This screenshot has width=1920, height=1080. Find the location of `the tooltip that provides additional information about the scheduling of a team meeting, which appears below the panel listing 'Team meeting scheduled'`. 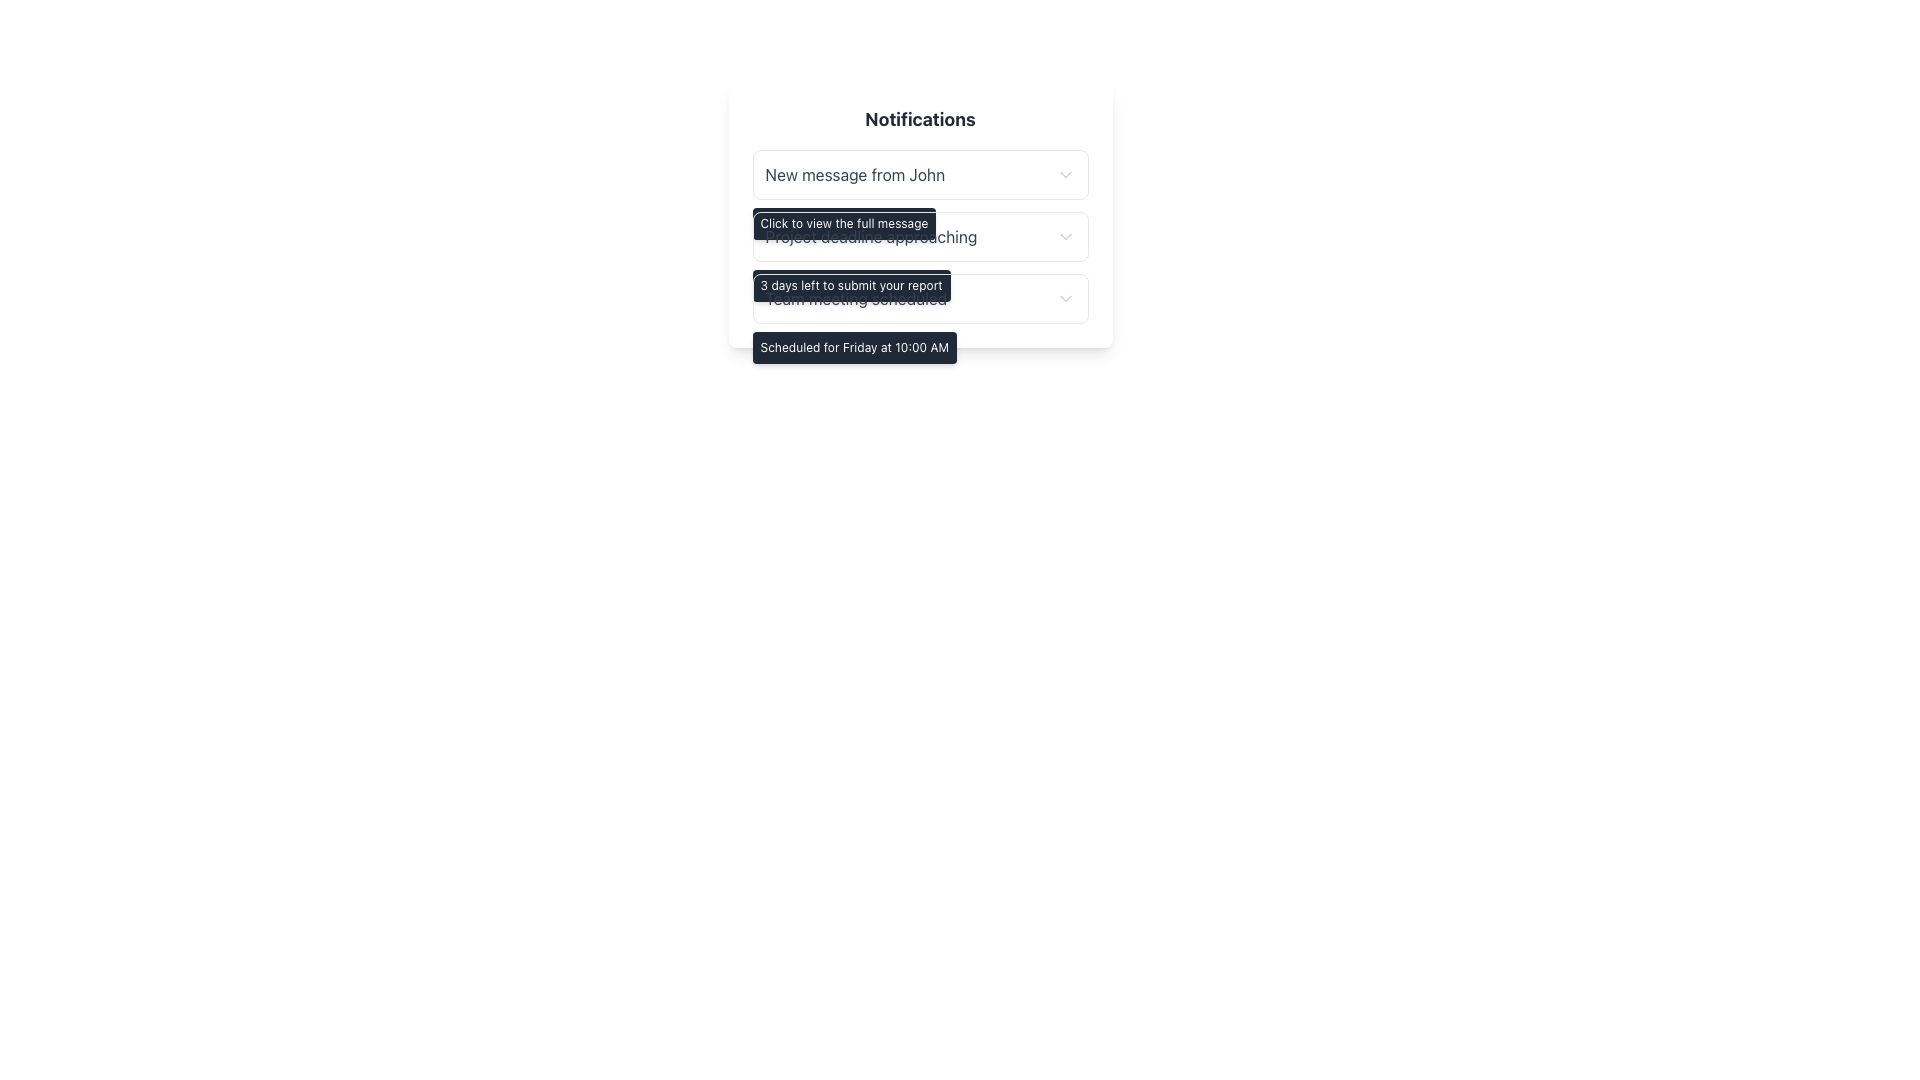

the tooltip that provides additional information about the scheduling of a team meeting, which appears below the panel listing 'Team meeting scheduled' is located at coordinates (854, 346).